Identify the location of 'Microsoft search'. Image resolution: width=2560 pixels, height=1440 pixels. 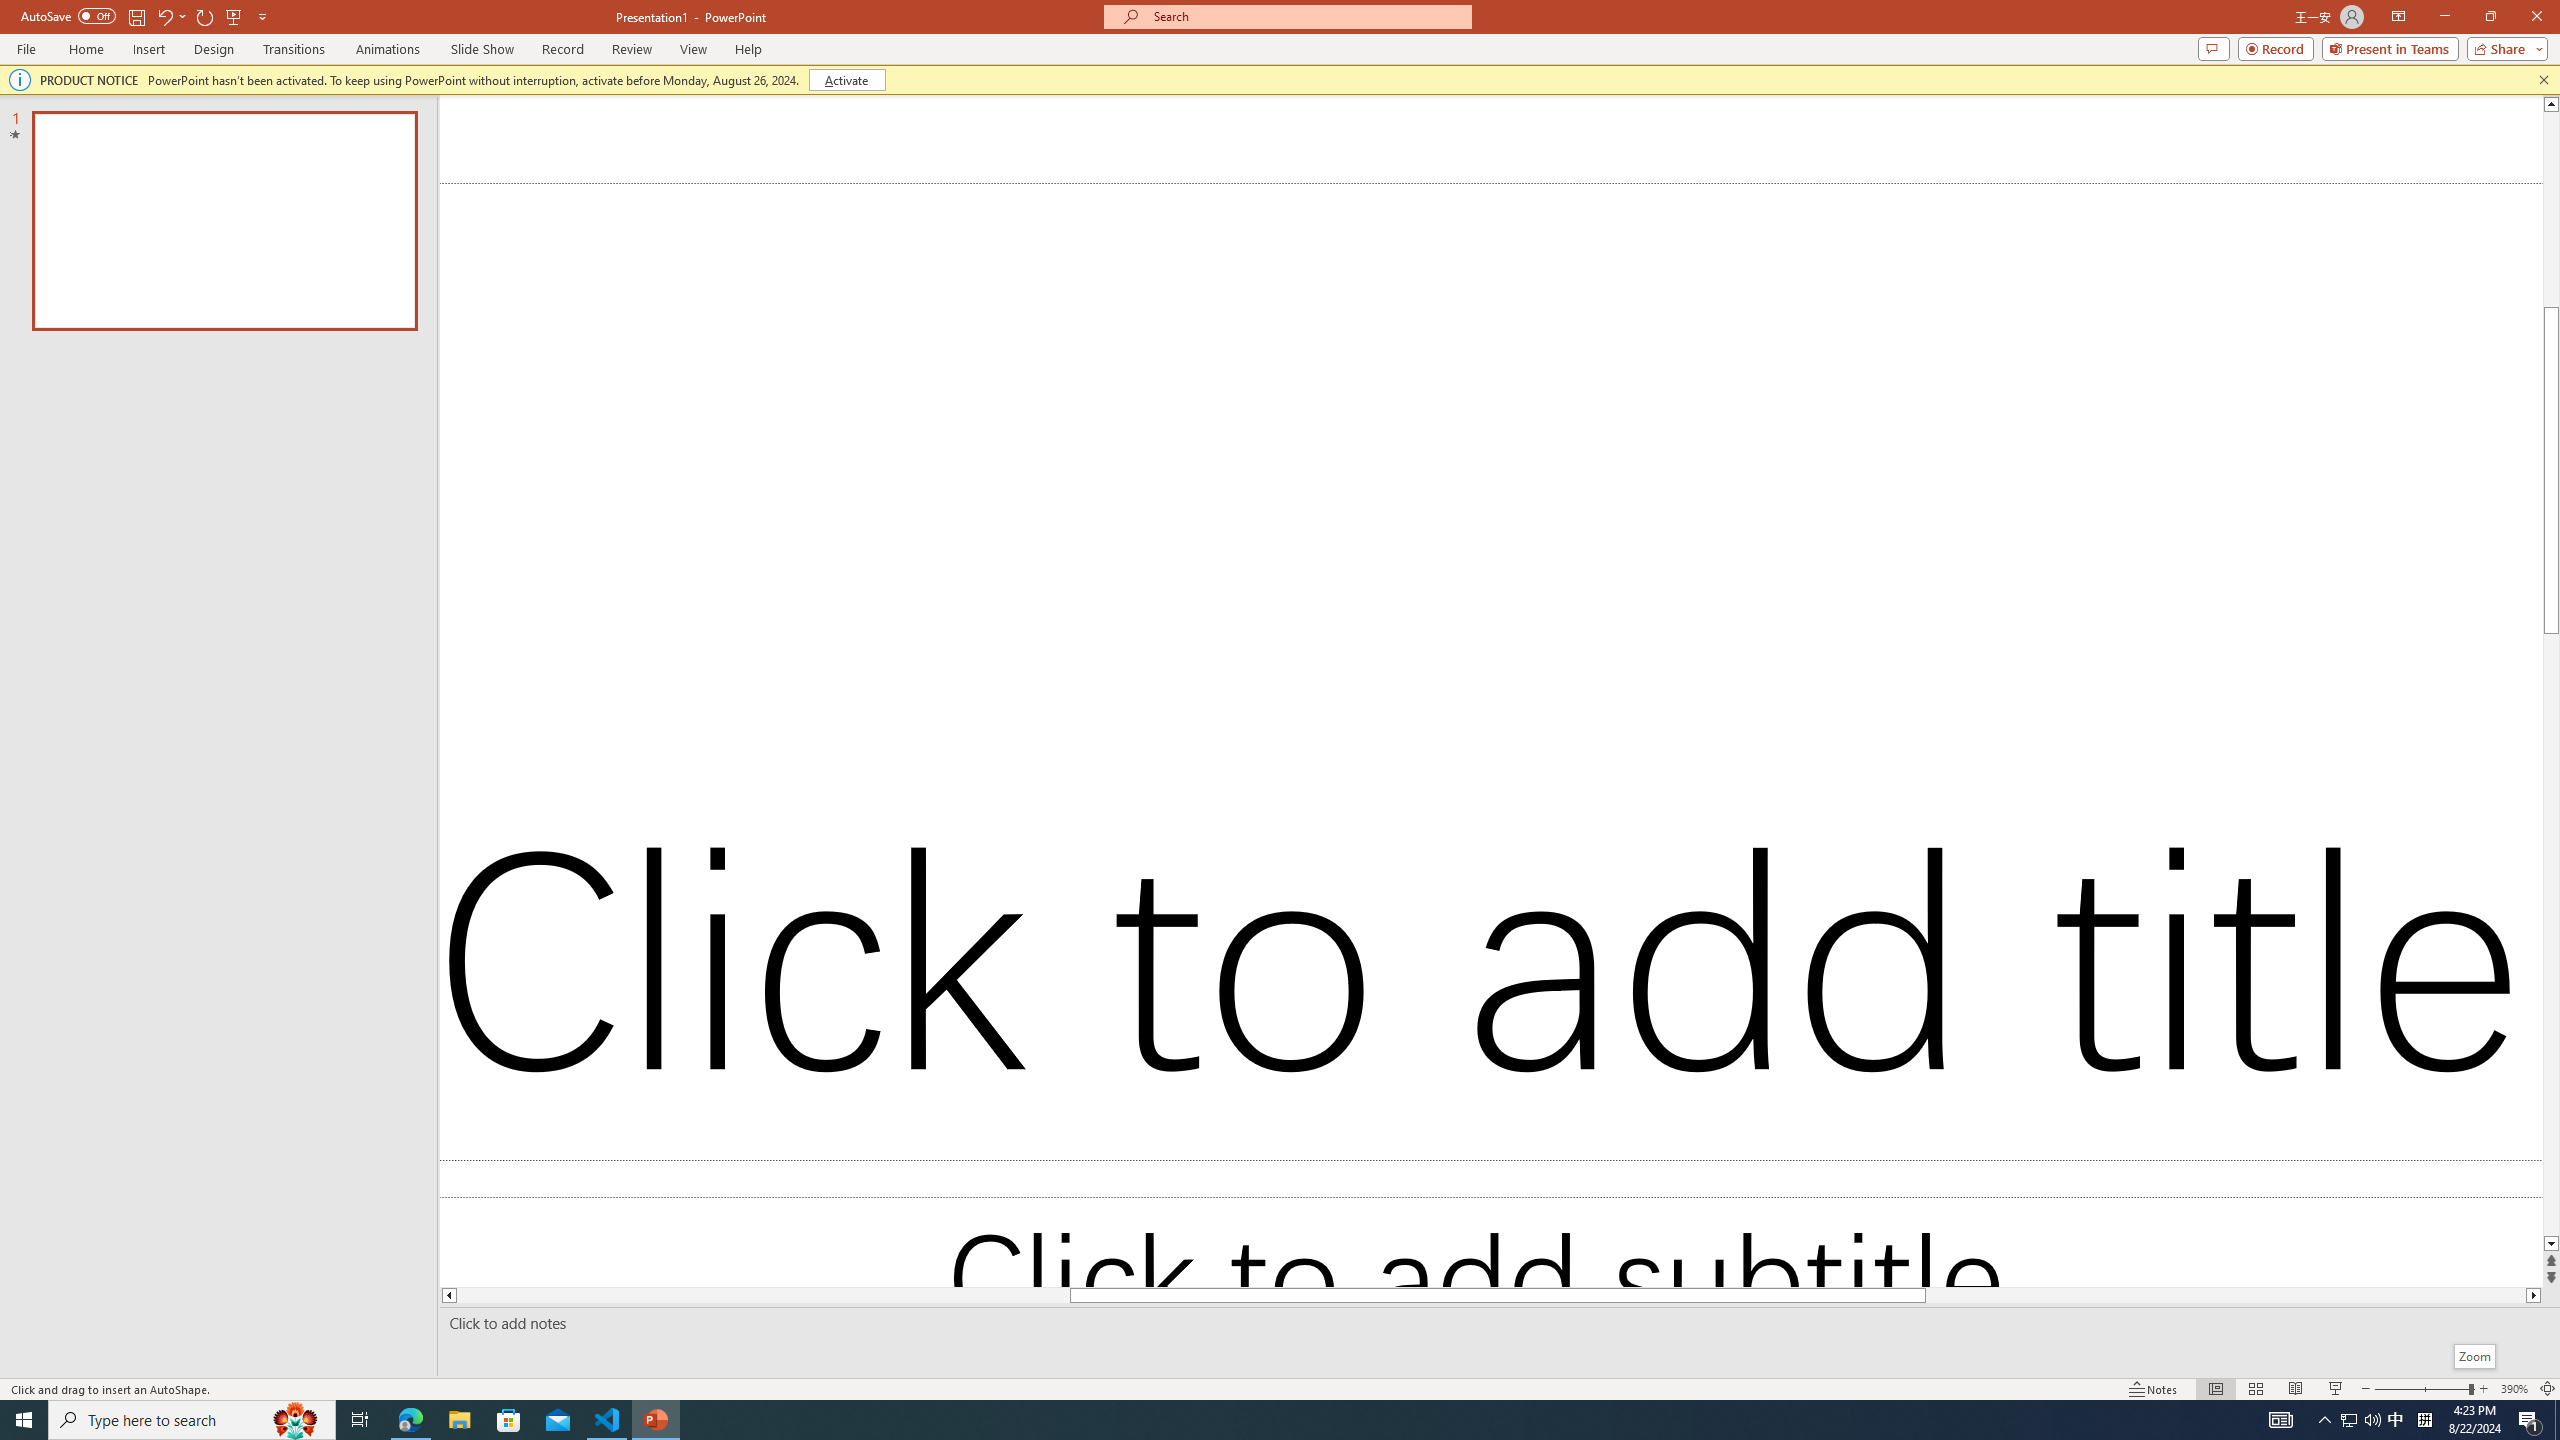
(1304, 16).